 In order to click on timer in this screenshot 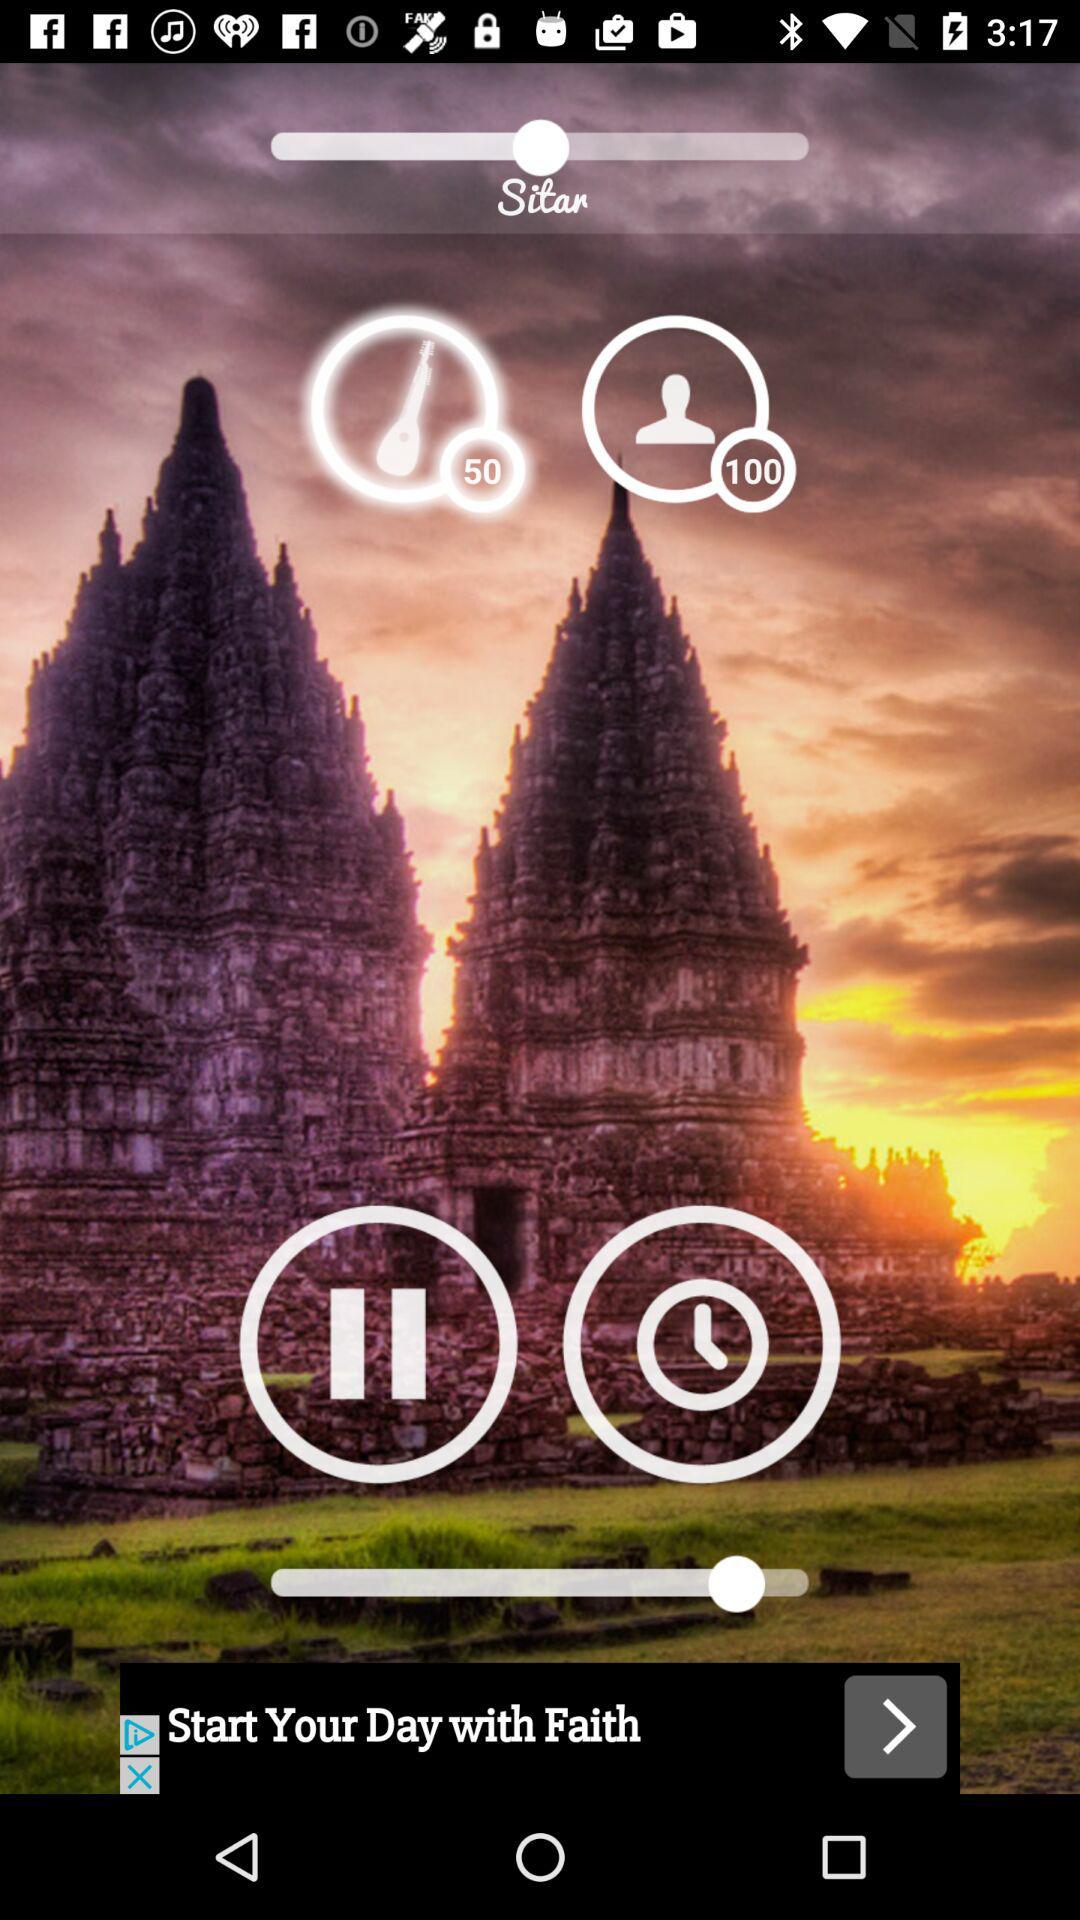, I will do `click(700, 1343)`.